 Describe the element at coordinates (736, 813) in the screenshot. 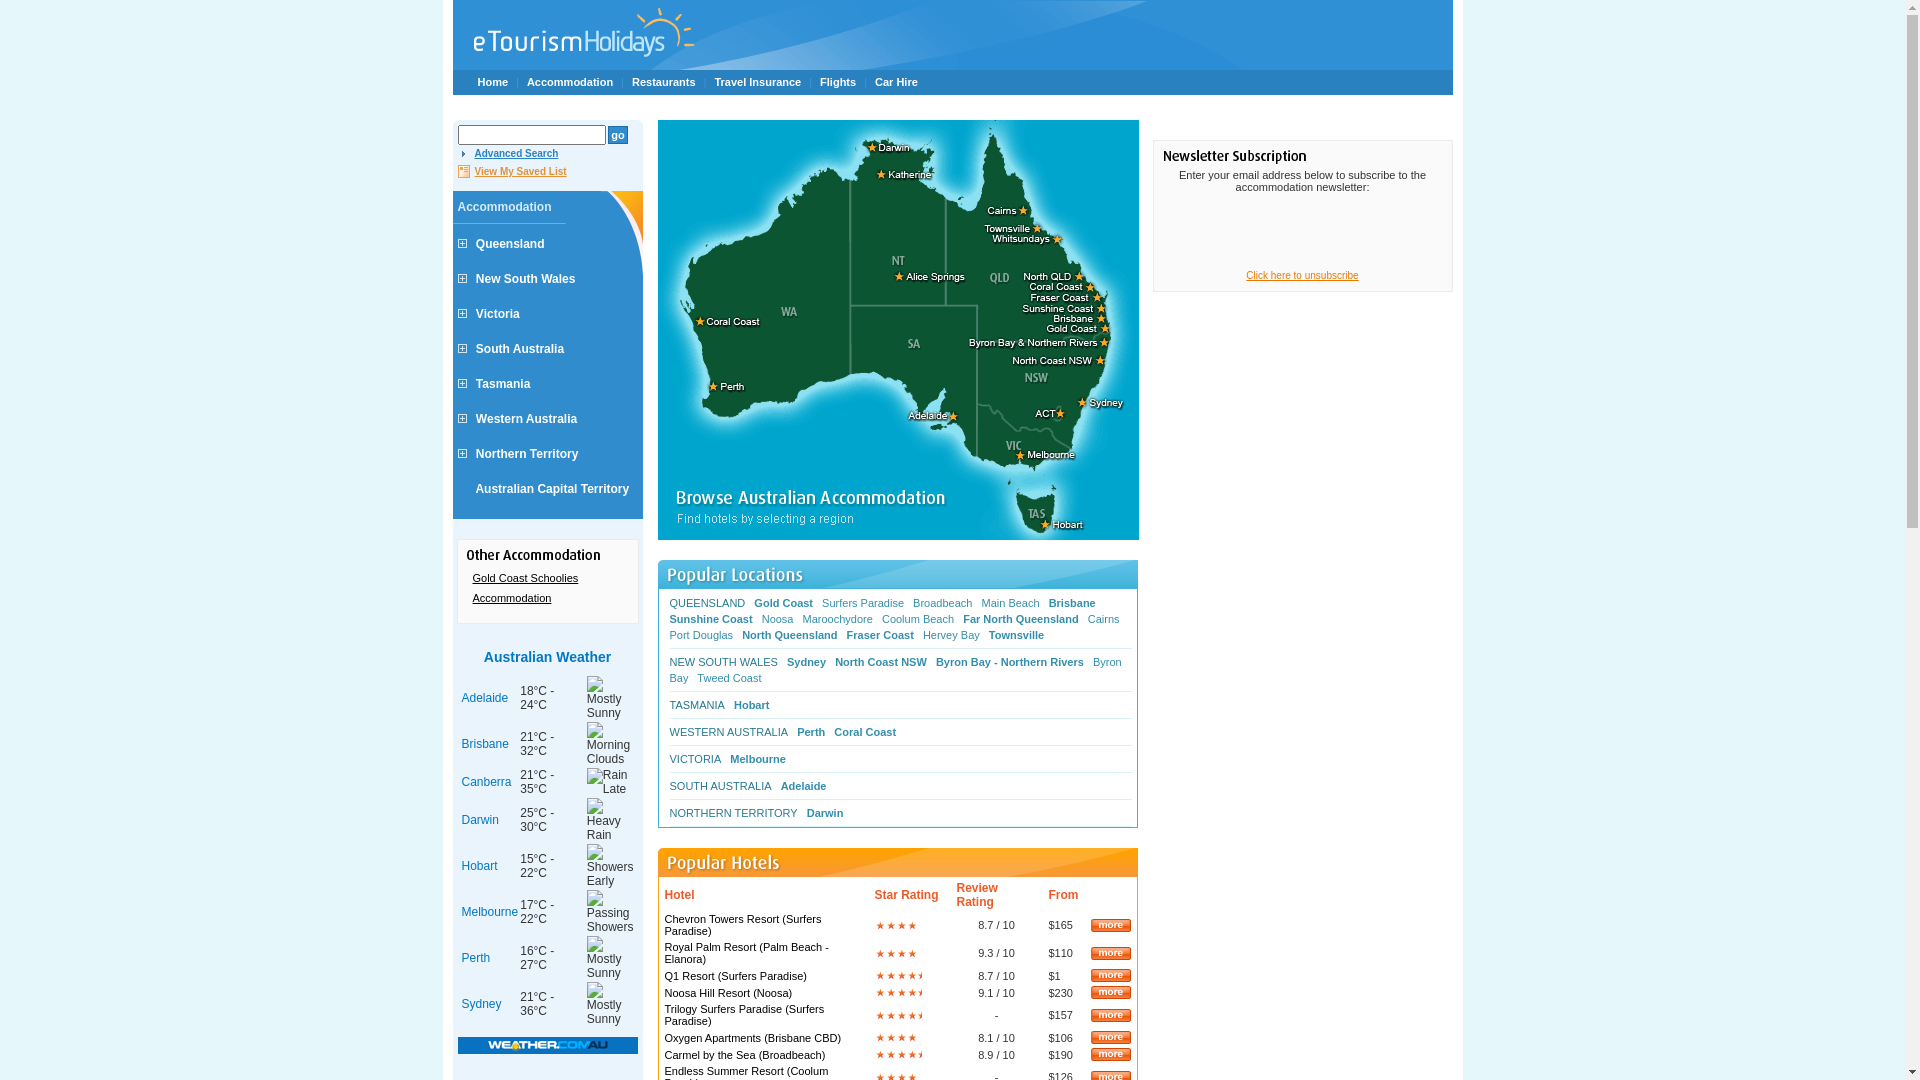

I see `'NORTHERN TERRITORY'` at that location.